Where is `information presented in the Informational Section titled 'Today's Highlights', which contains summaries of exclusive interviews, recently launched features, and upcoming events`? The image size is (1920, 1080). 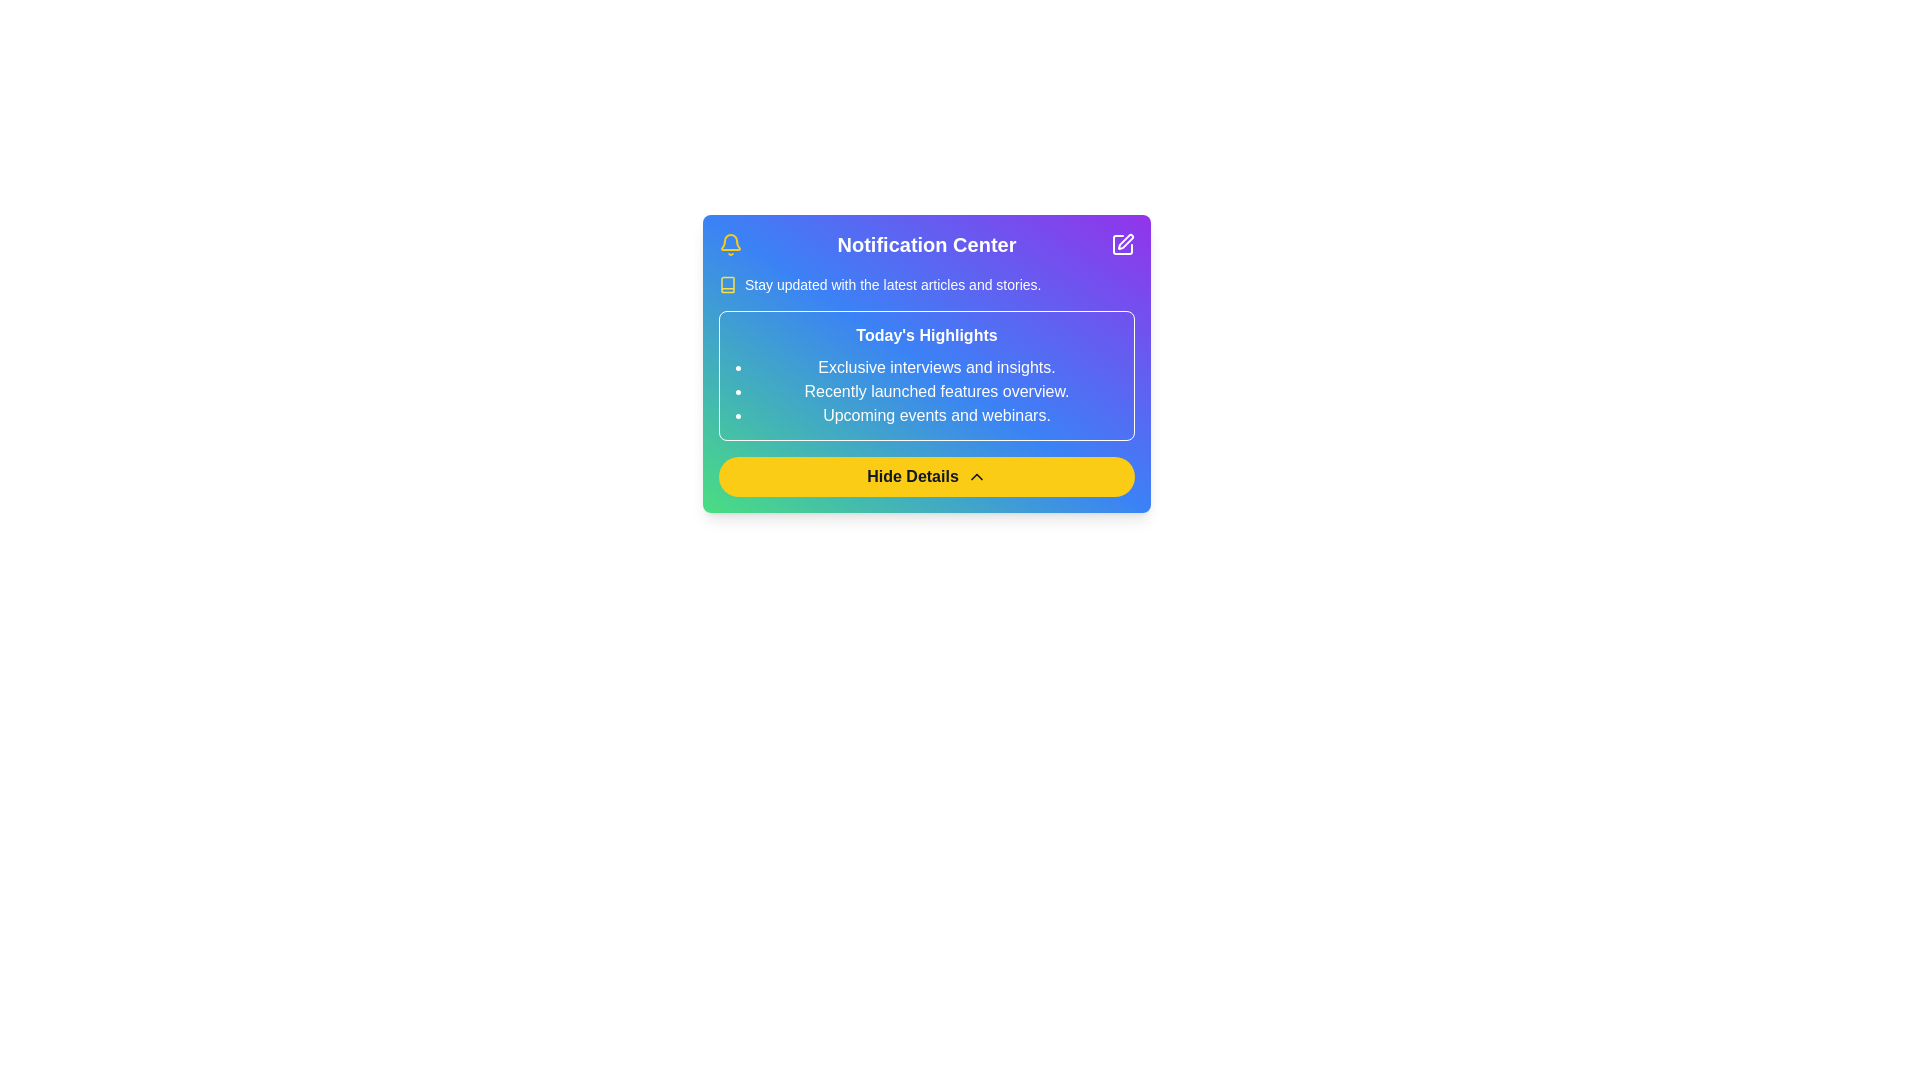 information presented in the Informational Section titled 'Today's Highlights', which contains summaries of exclusive interviews, recently launched features, and upcoming events is located at coordinates (925, 375).